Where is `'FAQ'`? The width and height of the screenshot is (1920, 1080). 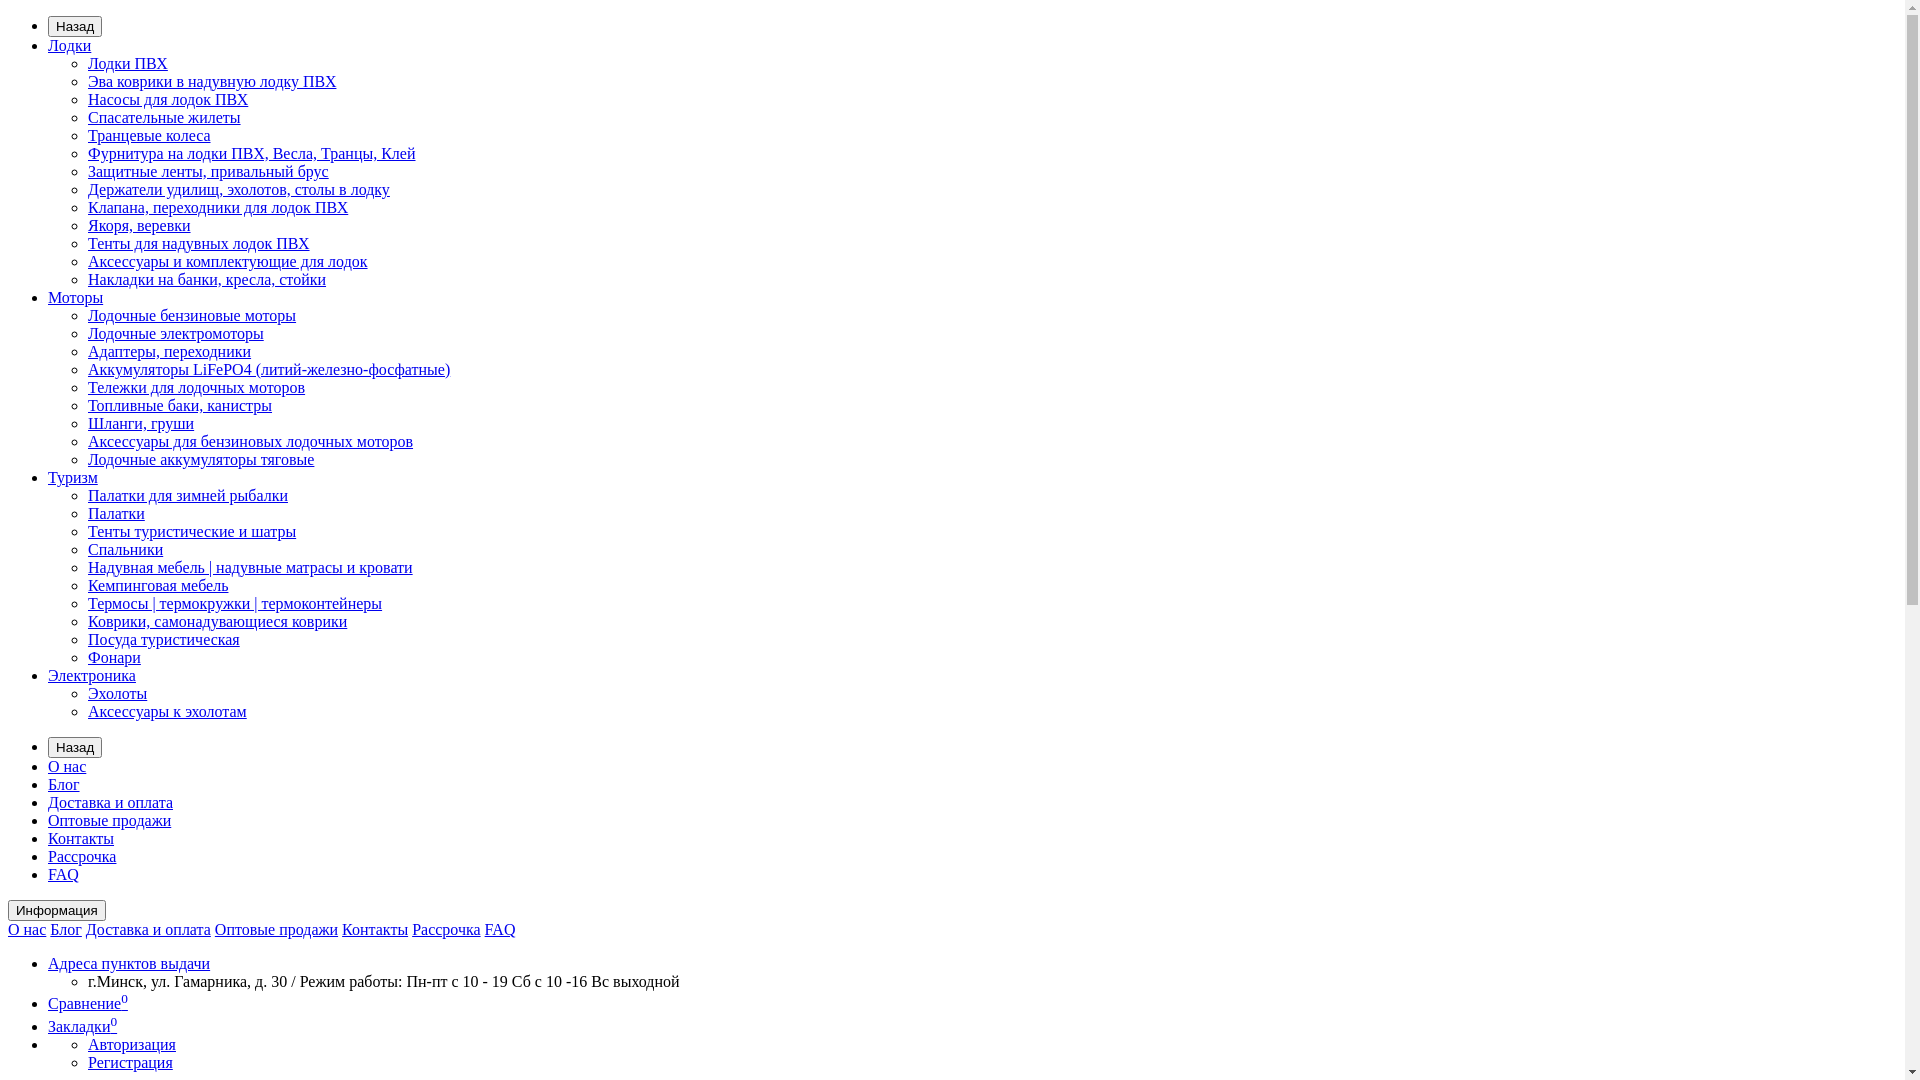 'FAQ' is located at coordinates (63, 873).